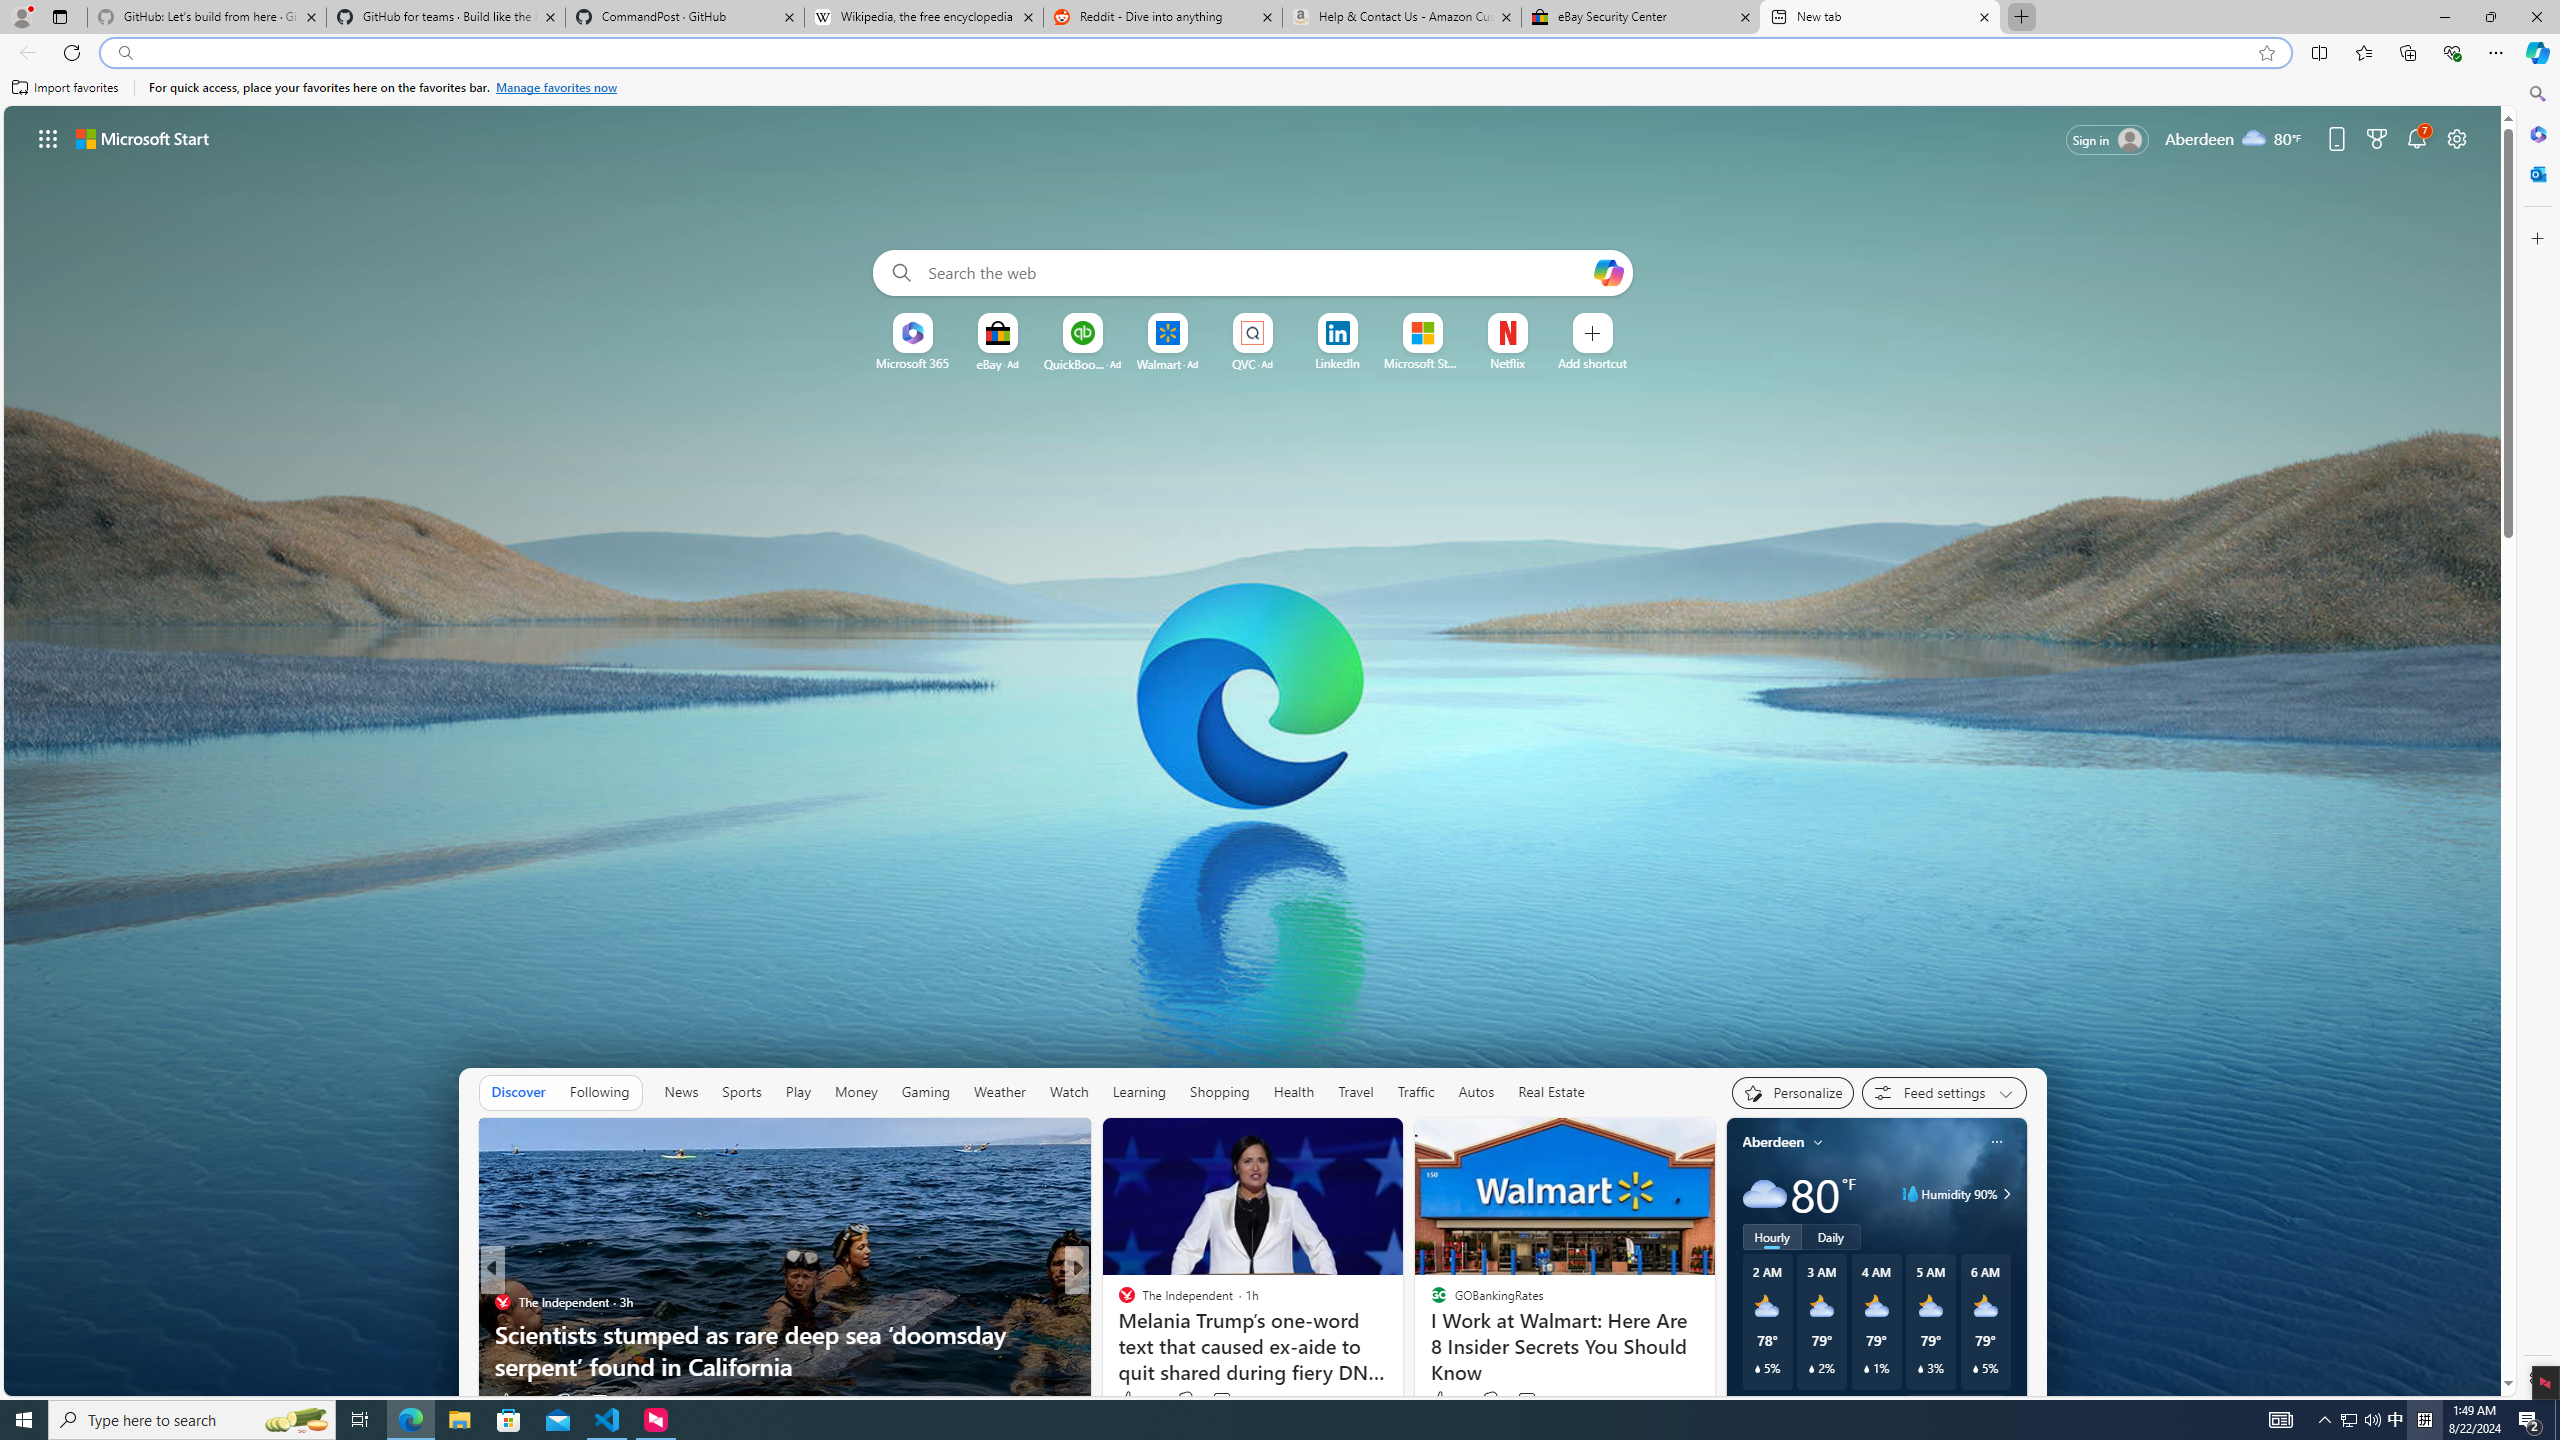 This screenshot has width=2560, height=1440. What do you see at coordinates (1215, 1401) in the screenshot?
I see `'View comments 11 Comment'` at bounding box center [1215, 1401].